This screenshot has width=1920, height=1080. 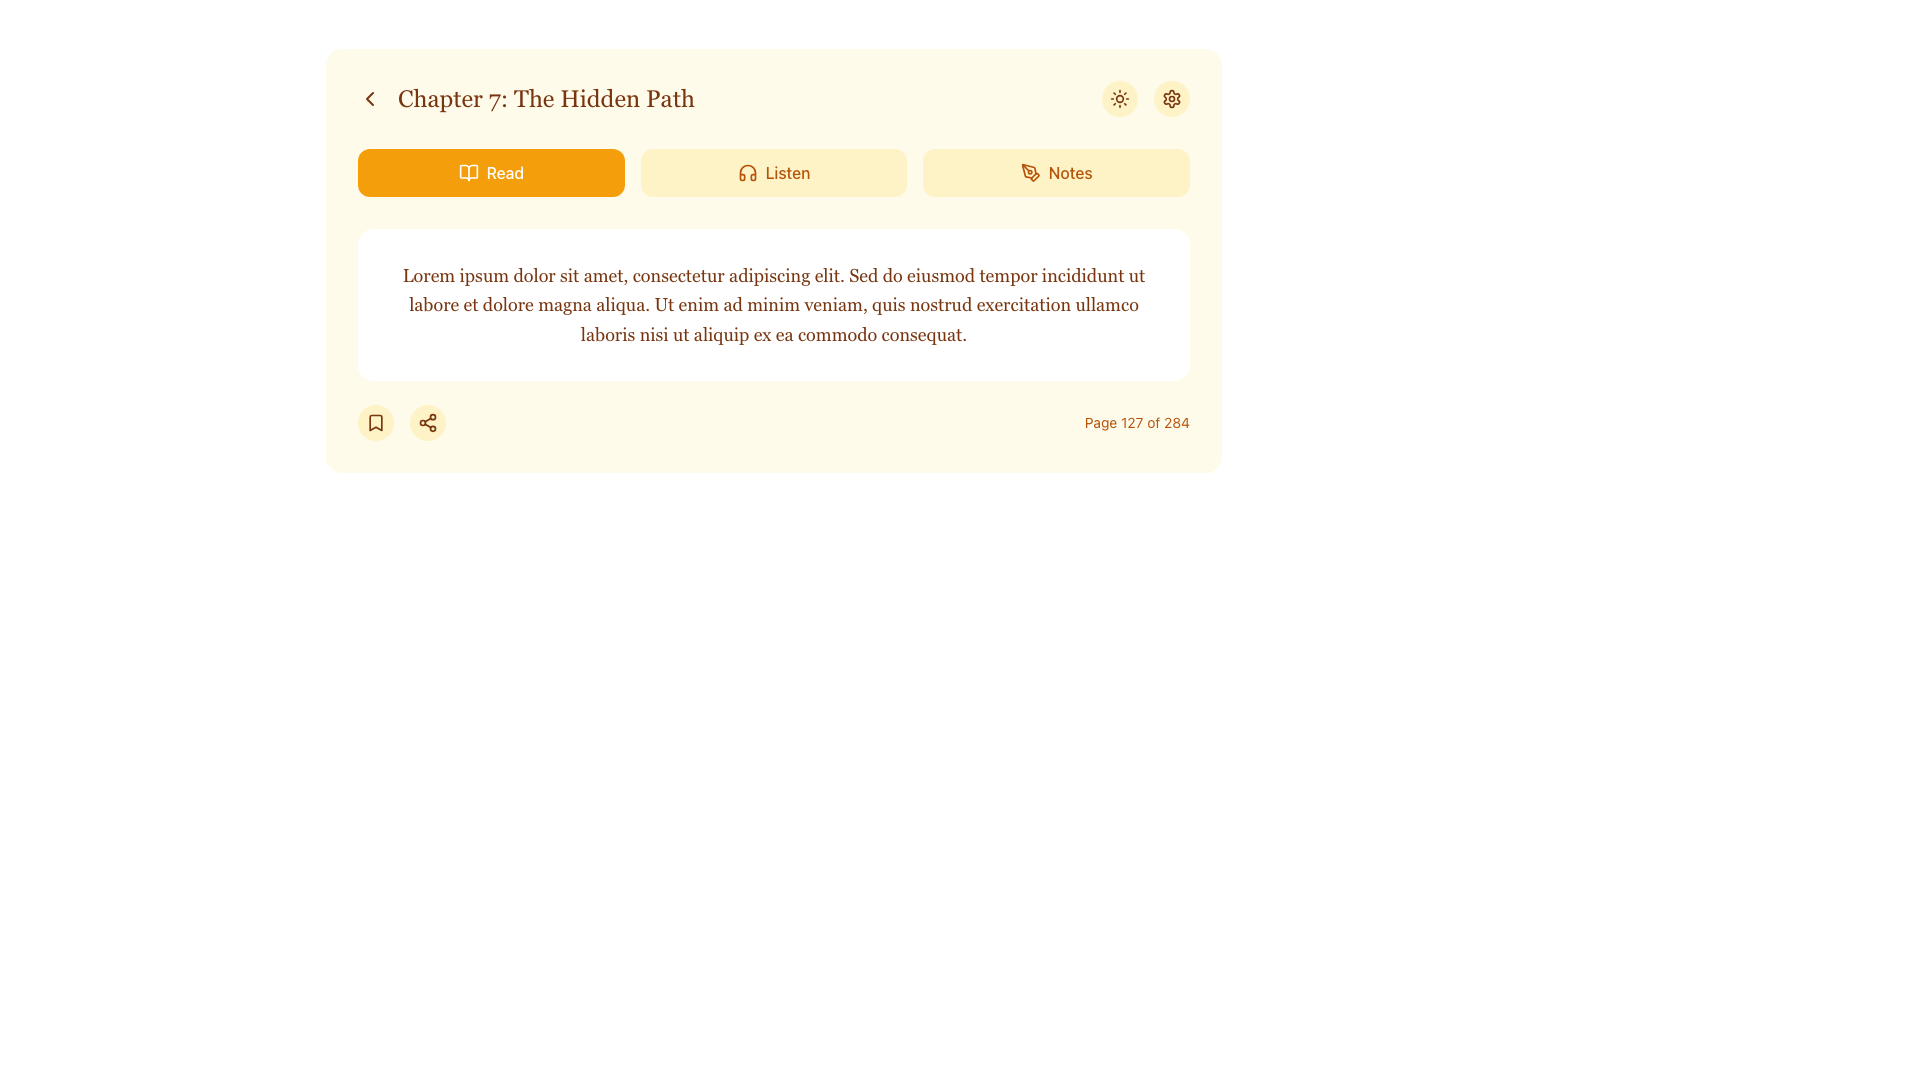 I want to click on the 'Listen' button, which is the second button in a row of three buttons, positioned between the 'Read' button on the left and the 'Notes' button on the right, so click(x=772, y=172).